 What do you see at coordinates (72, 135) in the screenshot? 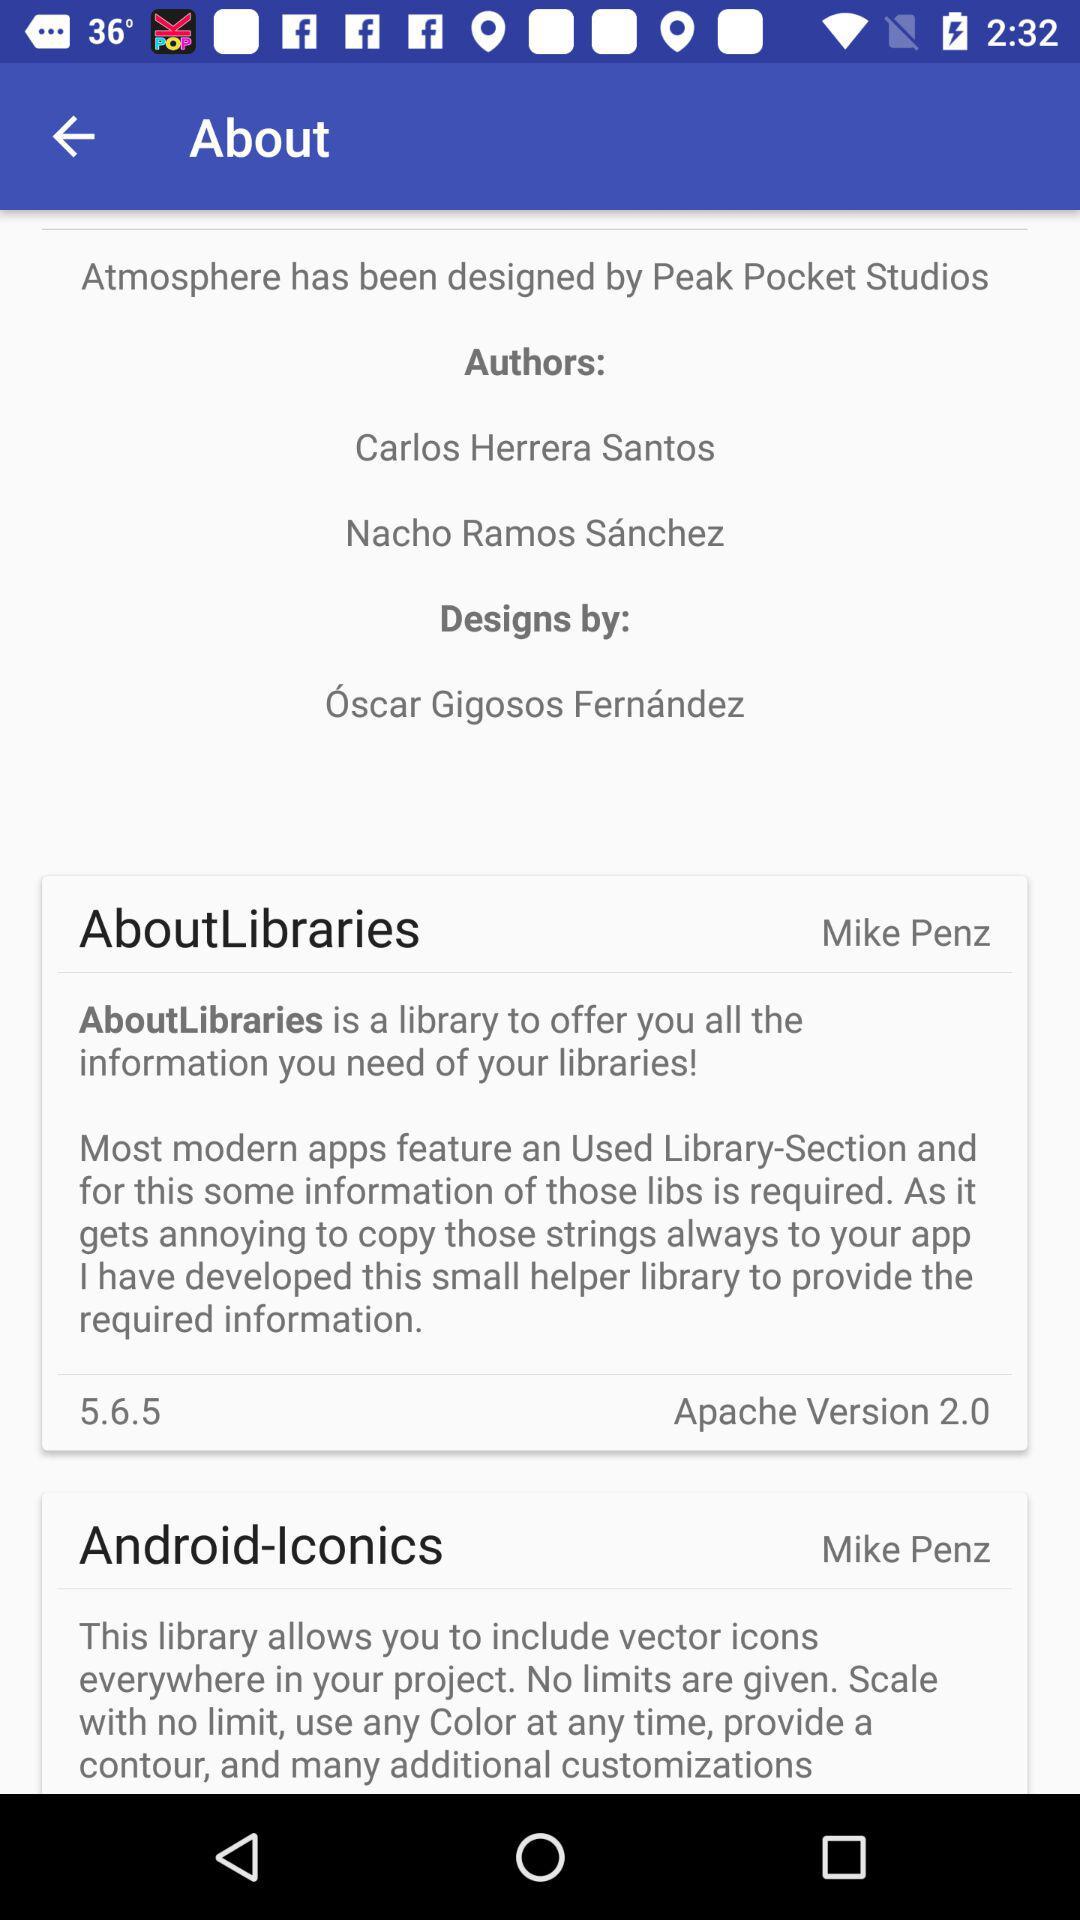
I see `app next to the about` at bounding box center [72, 135].